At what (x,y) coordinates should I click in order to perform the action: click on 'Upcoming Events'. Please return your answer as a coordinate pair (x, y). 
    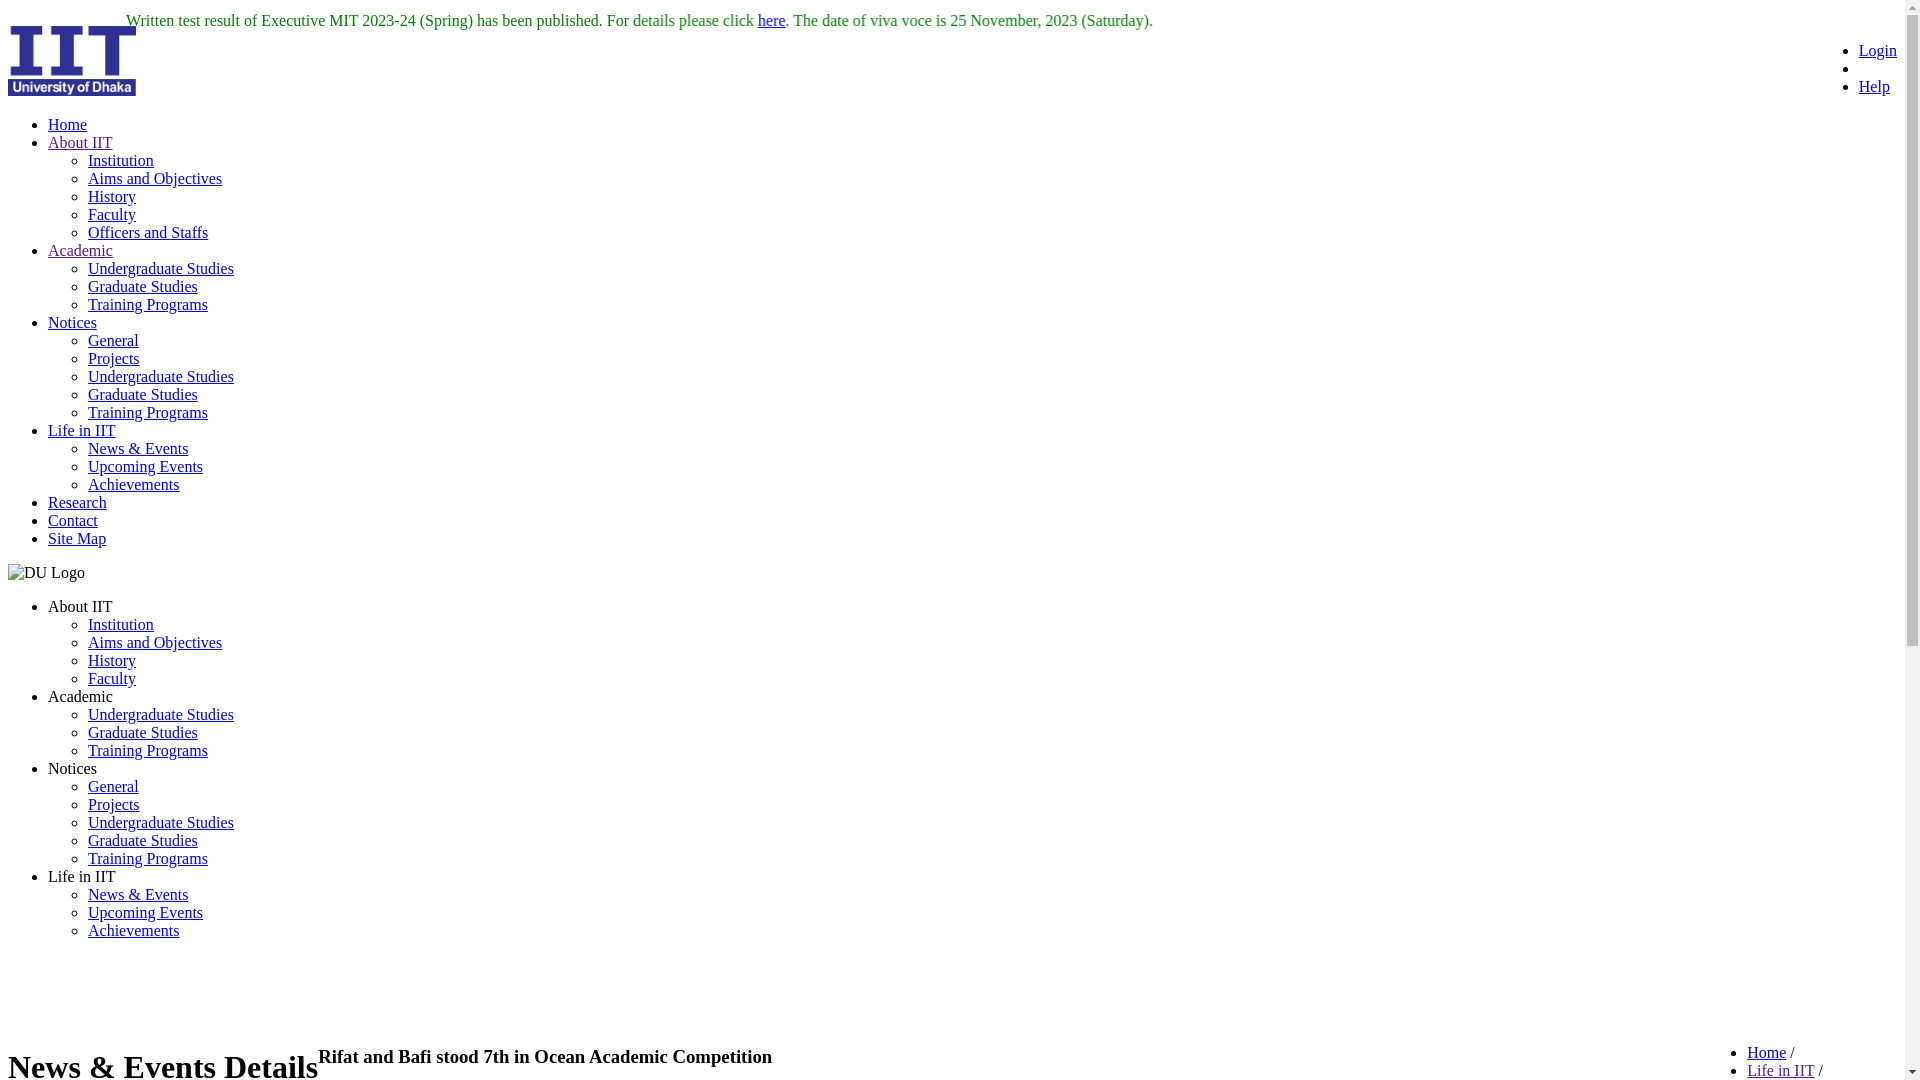
    Looking at the image, I should click on (144, 912).